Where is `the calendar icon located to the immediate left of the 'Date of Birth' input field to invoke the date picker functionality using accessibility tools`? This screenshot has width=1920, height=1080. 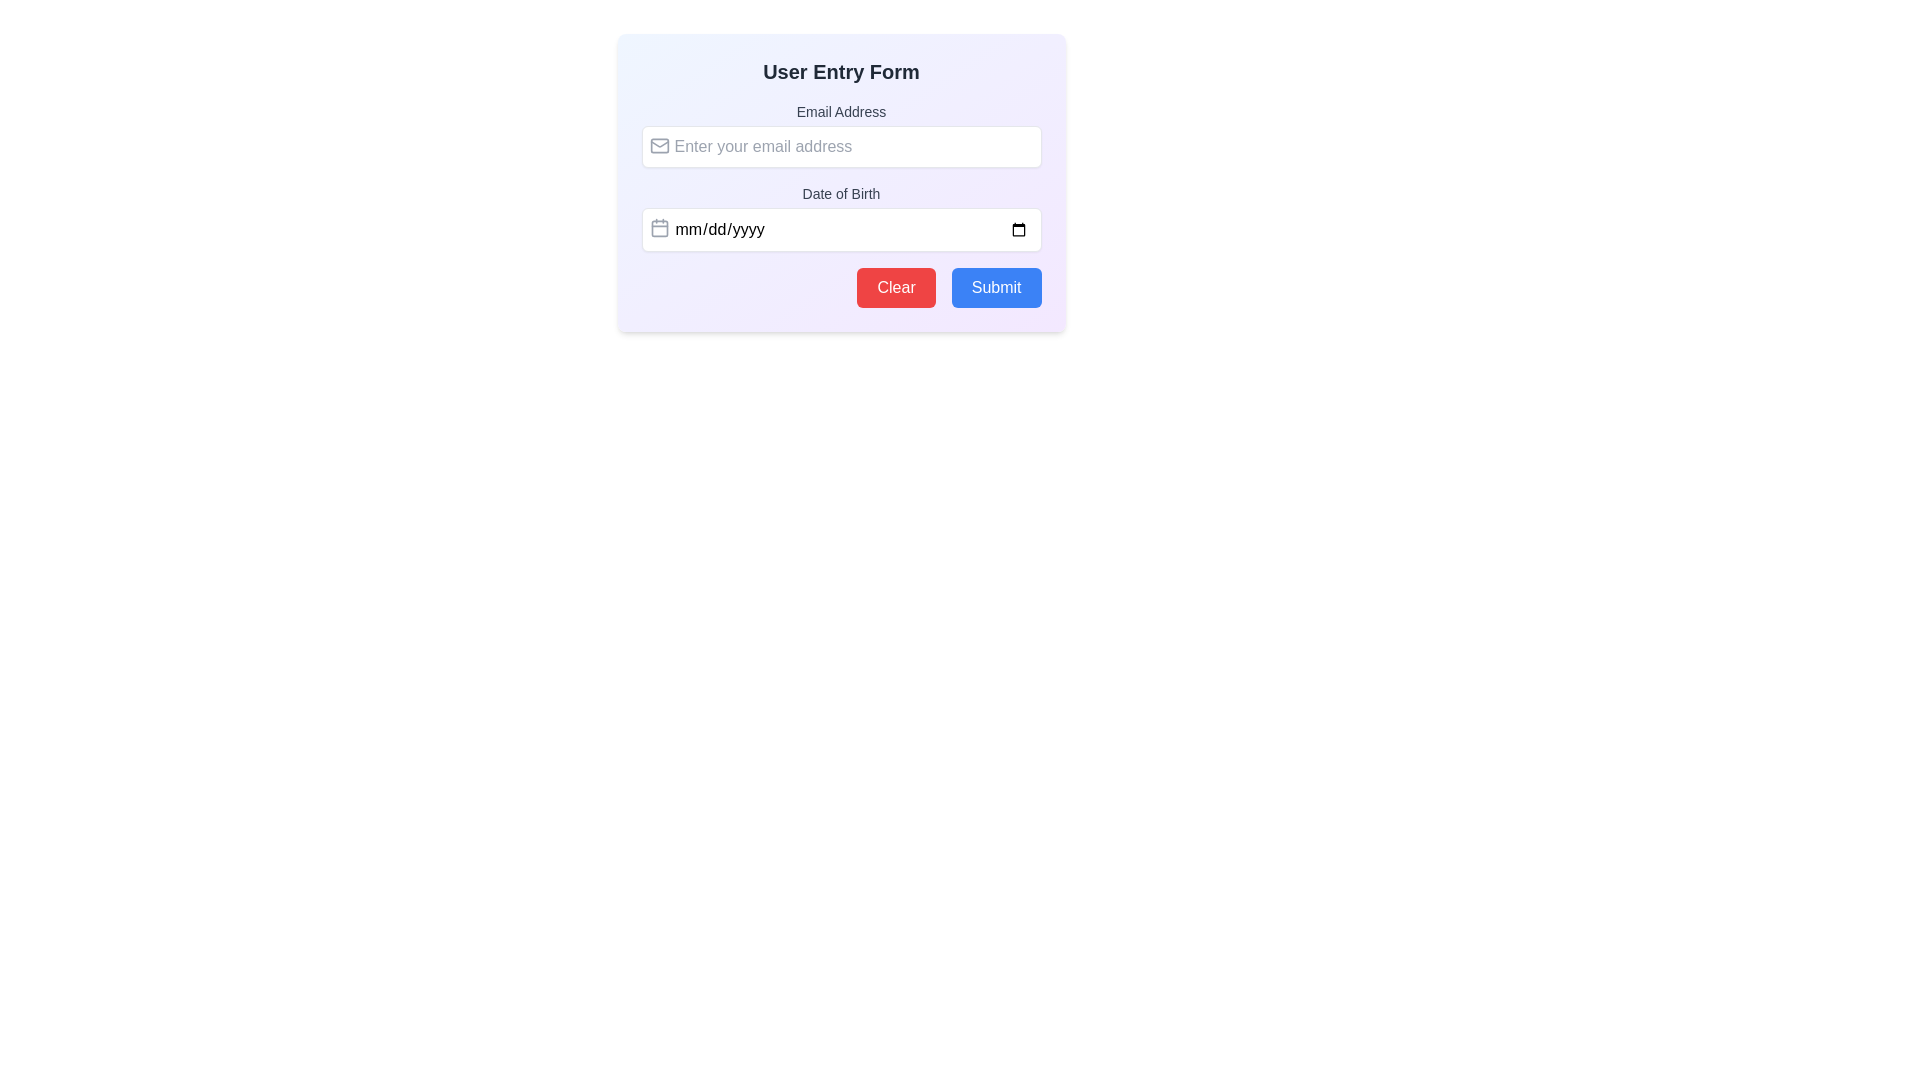 the calendar icon located to the immediate left of the 'Date of Birth' input field to invoke the date picker functionality using accessibility tools is located at coordinates (659, 226).